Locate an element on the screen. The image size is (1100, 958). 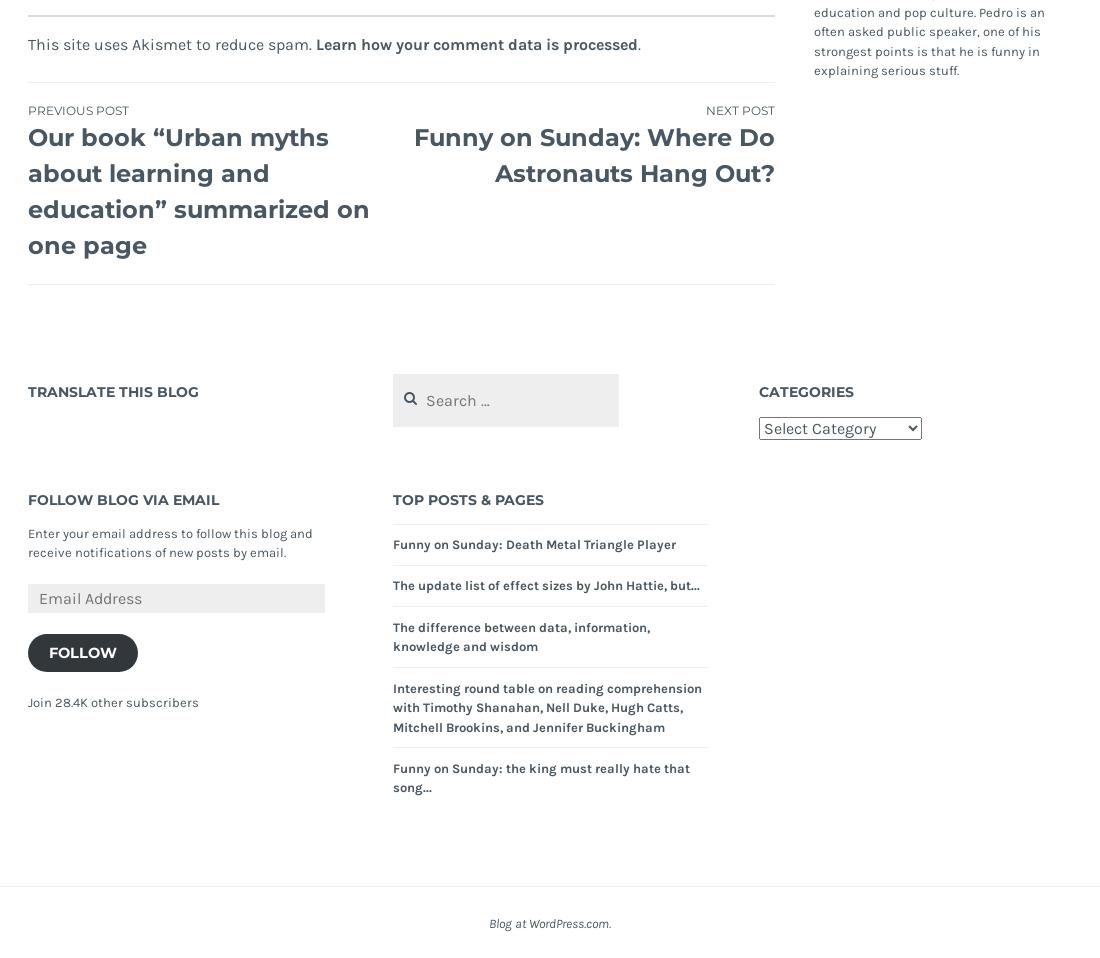
'The update list of effect sizes by John Hattie, but...' is located at coordinates (546, 585).